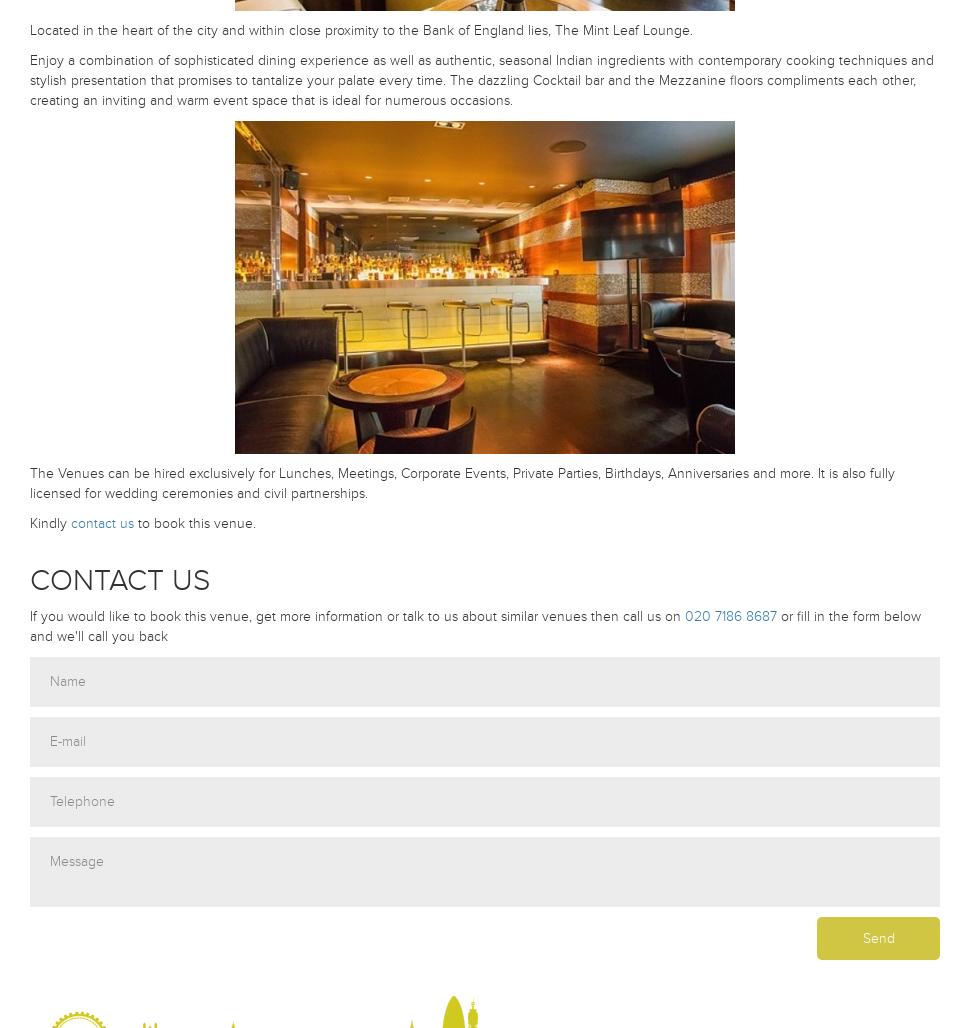 The height and width of the screenshot is (1028, 970). Describe the element at coordinates (49, 523) in the screenshot. I see `'Kindly'` at that location.